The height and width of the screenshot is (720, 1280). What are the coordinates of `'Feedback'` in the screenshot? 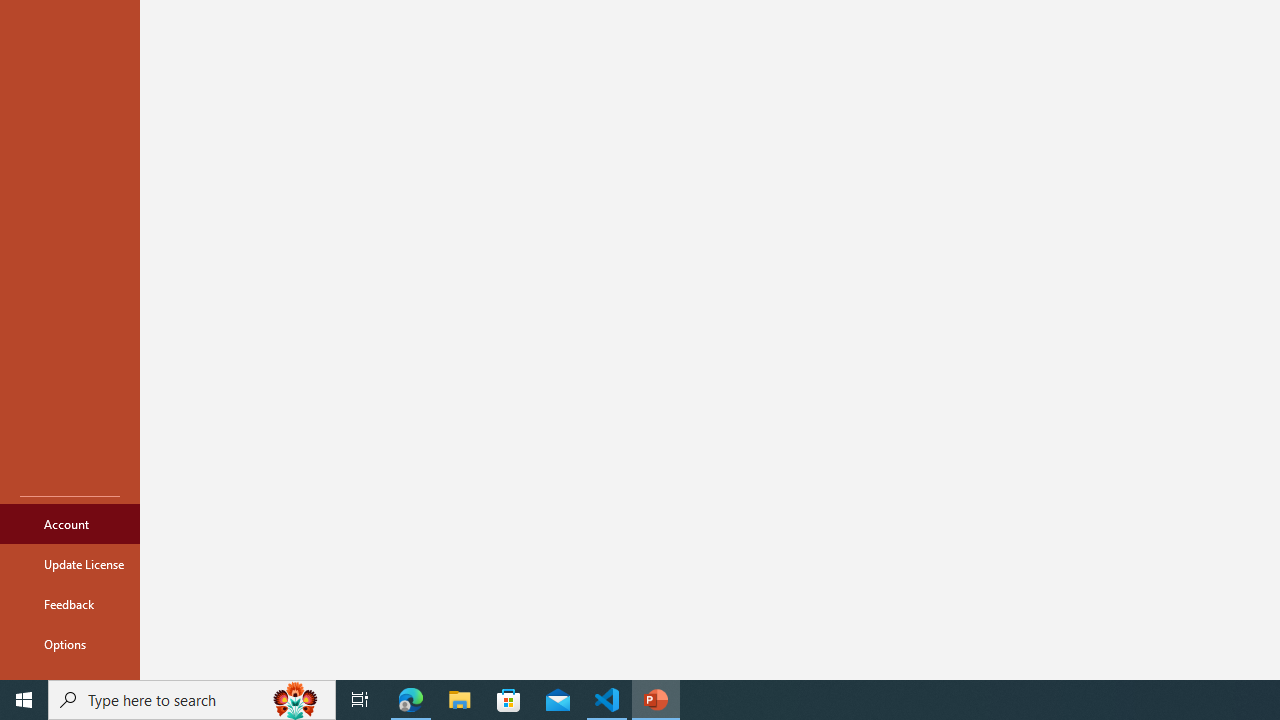 It's located at (69, 603).